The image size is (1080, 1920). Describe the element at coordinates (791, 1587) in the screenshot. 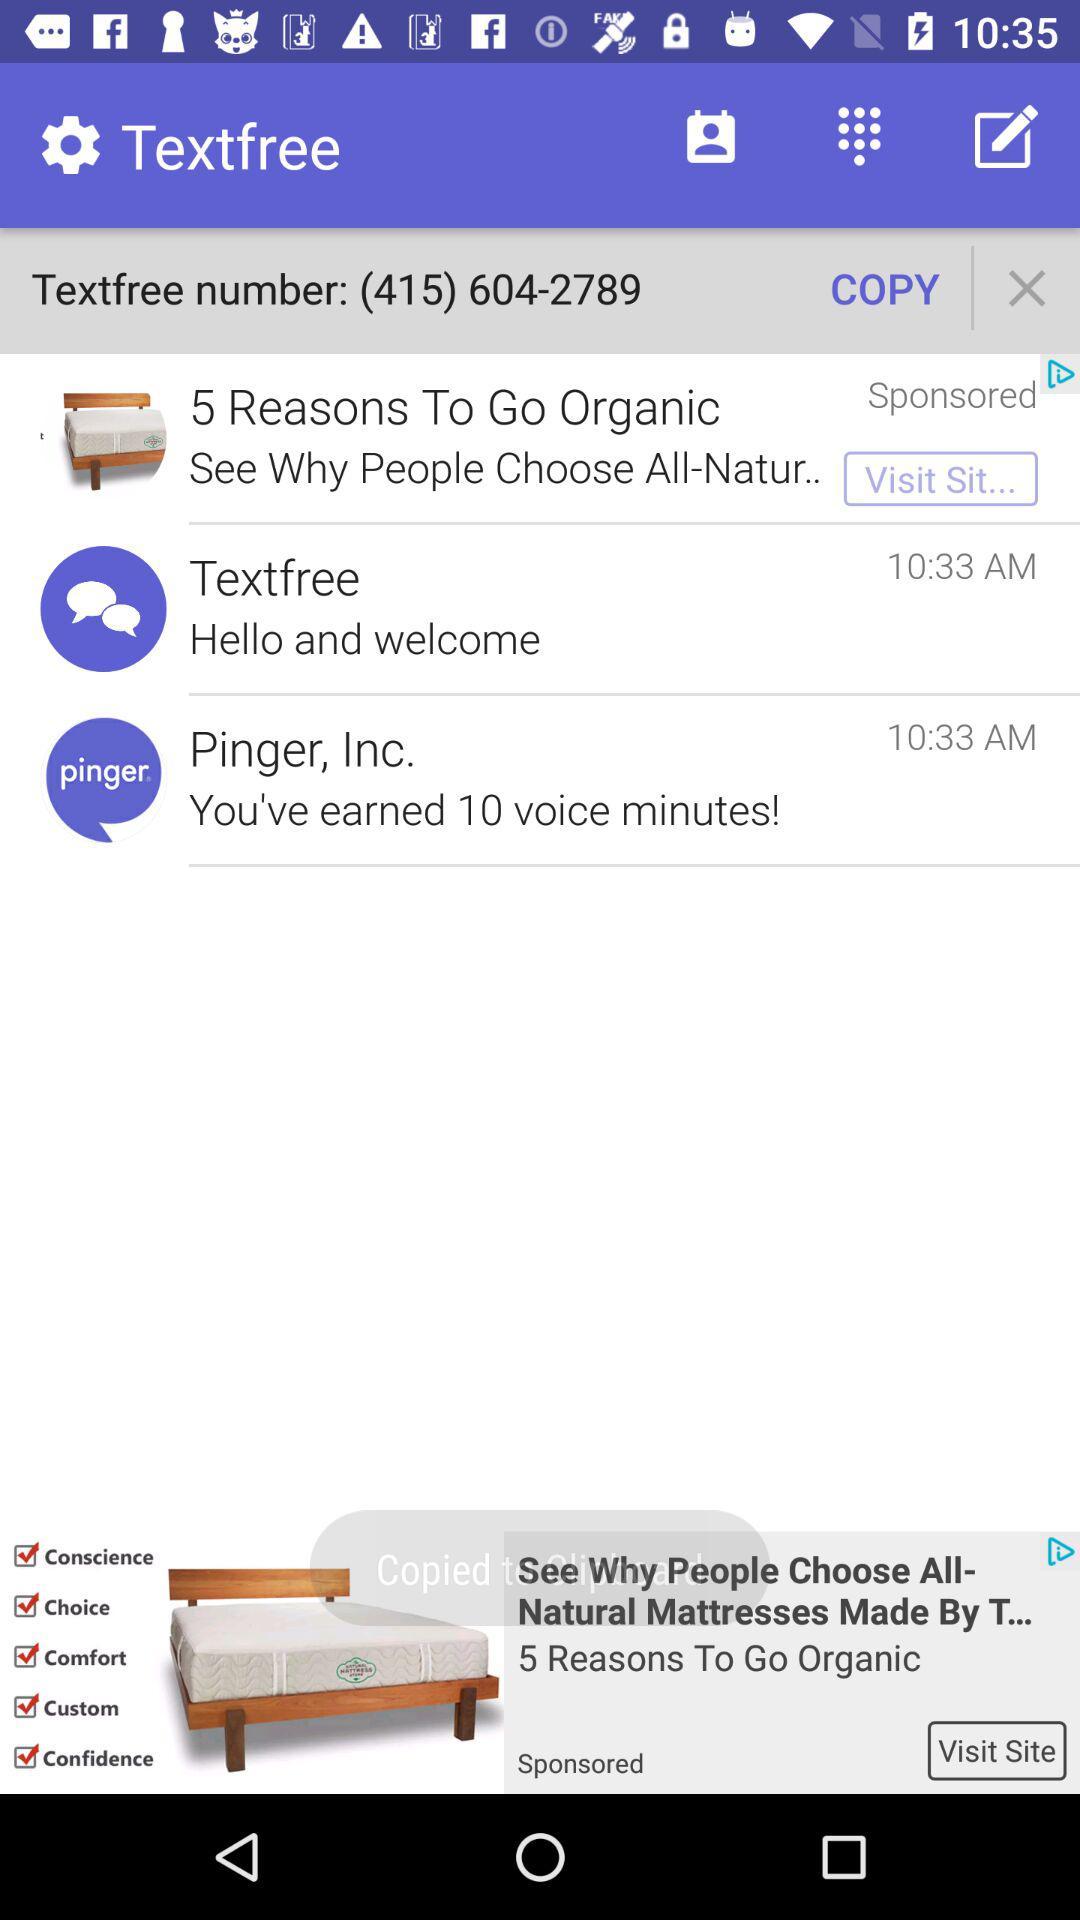

I see `the text above 5 reasons to go organic at bottom of the page` at that location.